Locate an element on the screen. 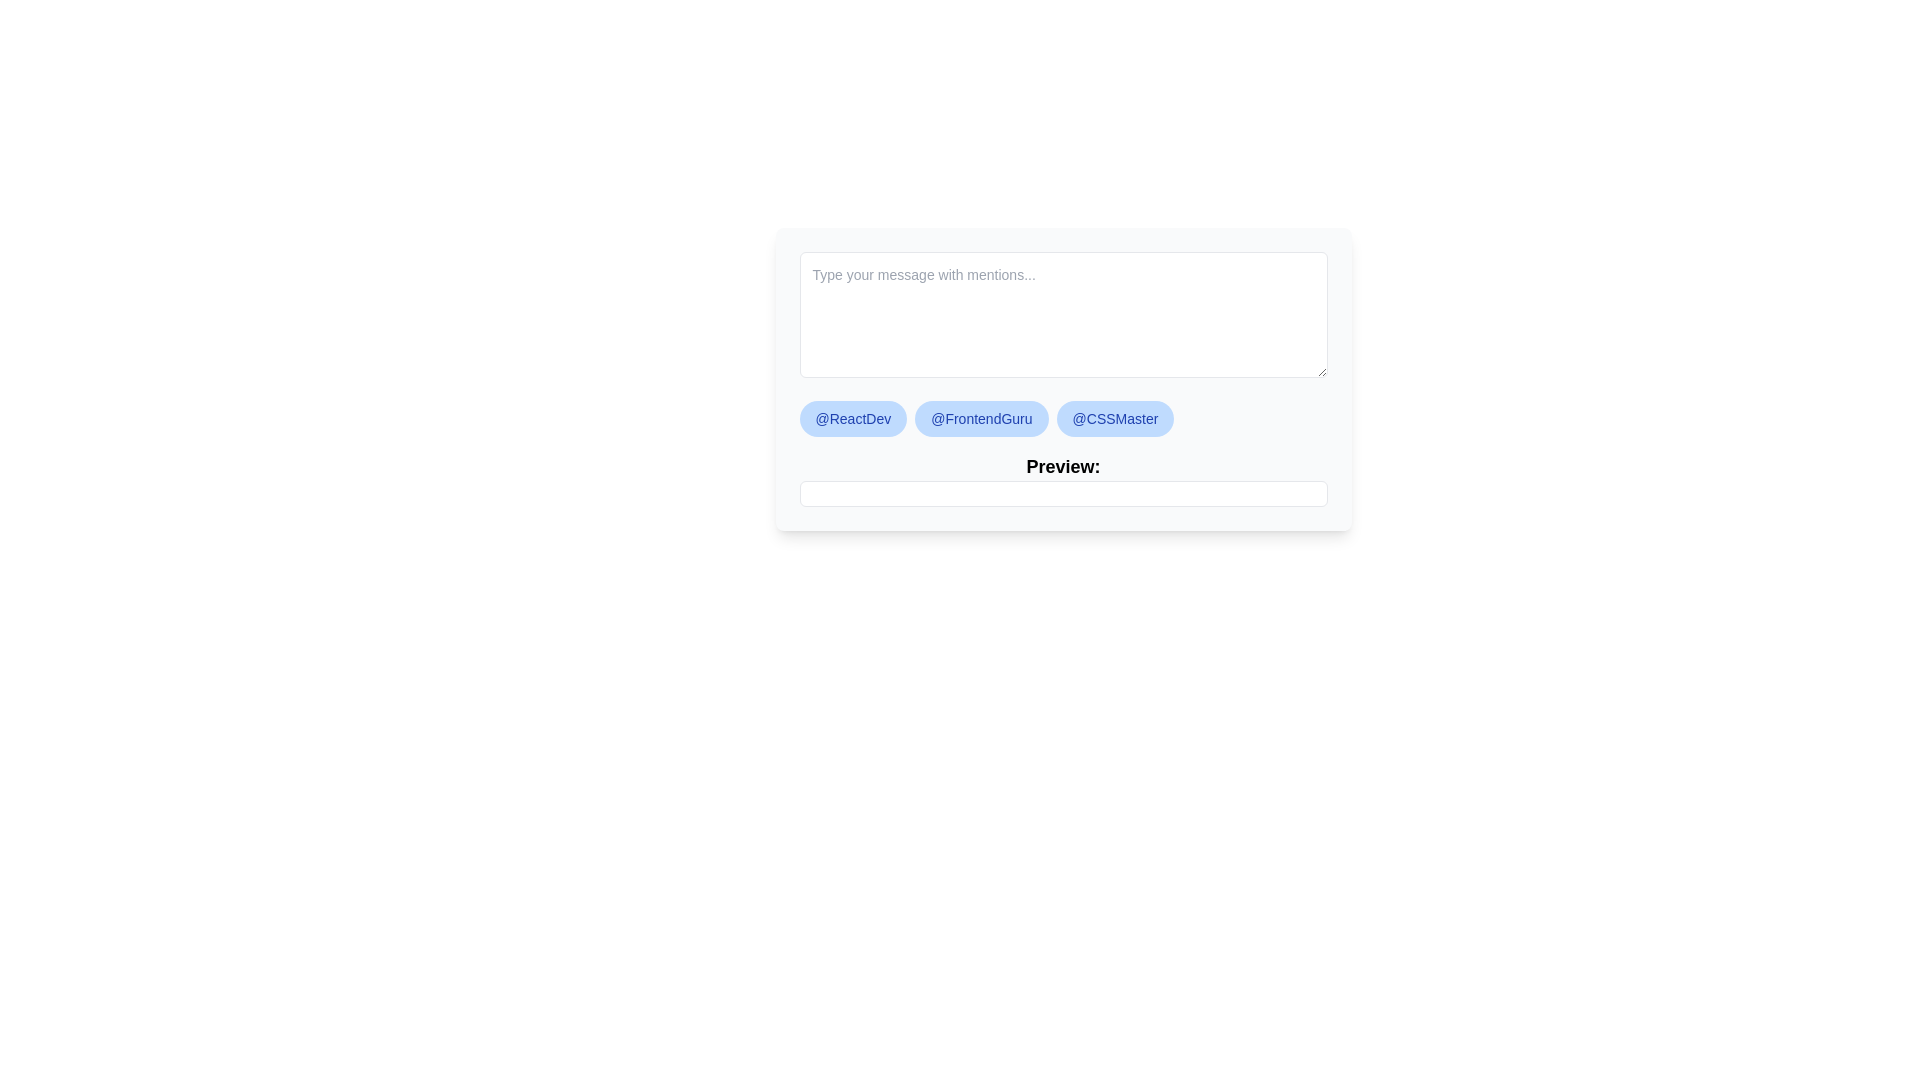  the interactive tag '@FrontendGuru' which is the second button in a row of three buttons, located near the bottom of a text input box is located at coordinates (981, 418).